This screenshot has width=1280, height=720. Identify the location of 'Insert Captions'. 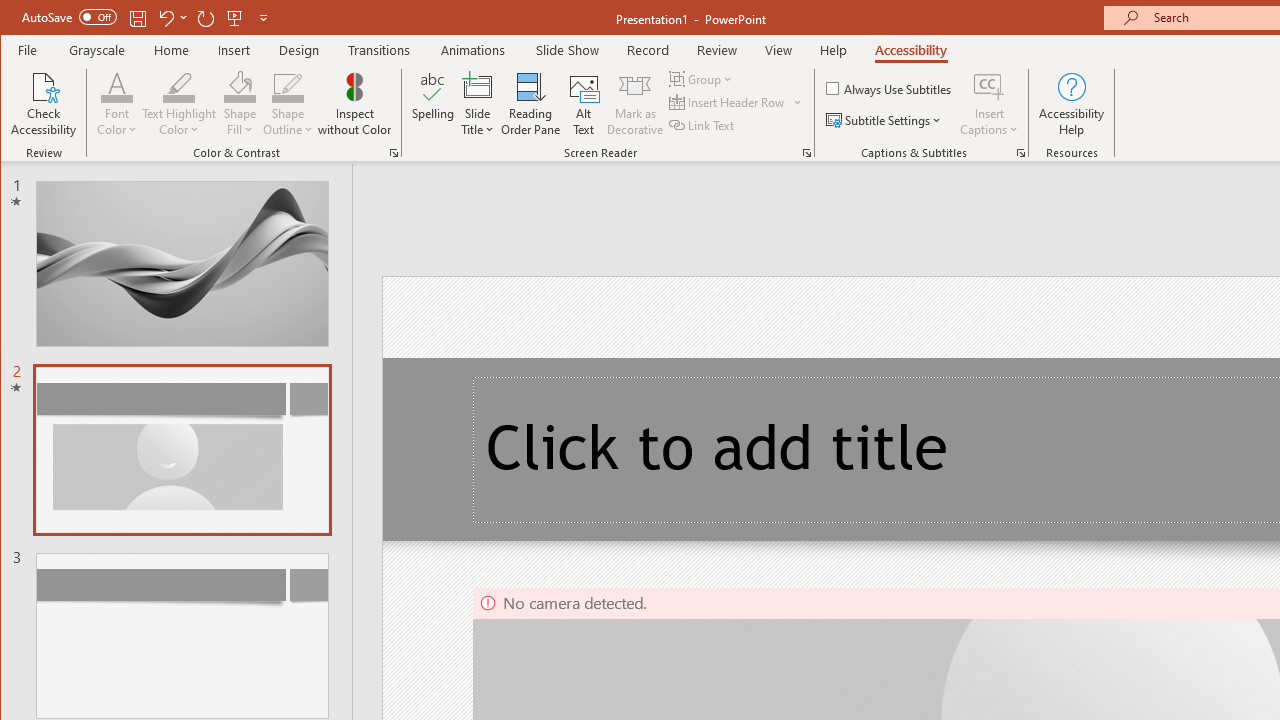
(989, 85).